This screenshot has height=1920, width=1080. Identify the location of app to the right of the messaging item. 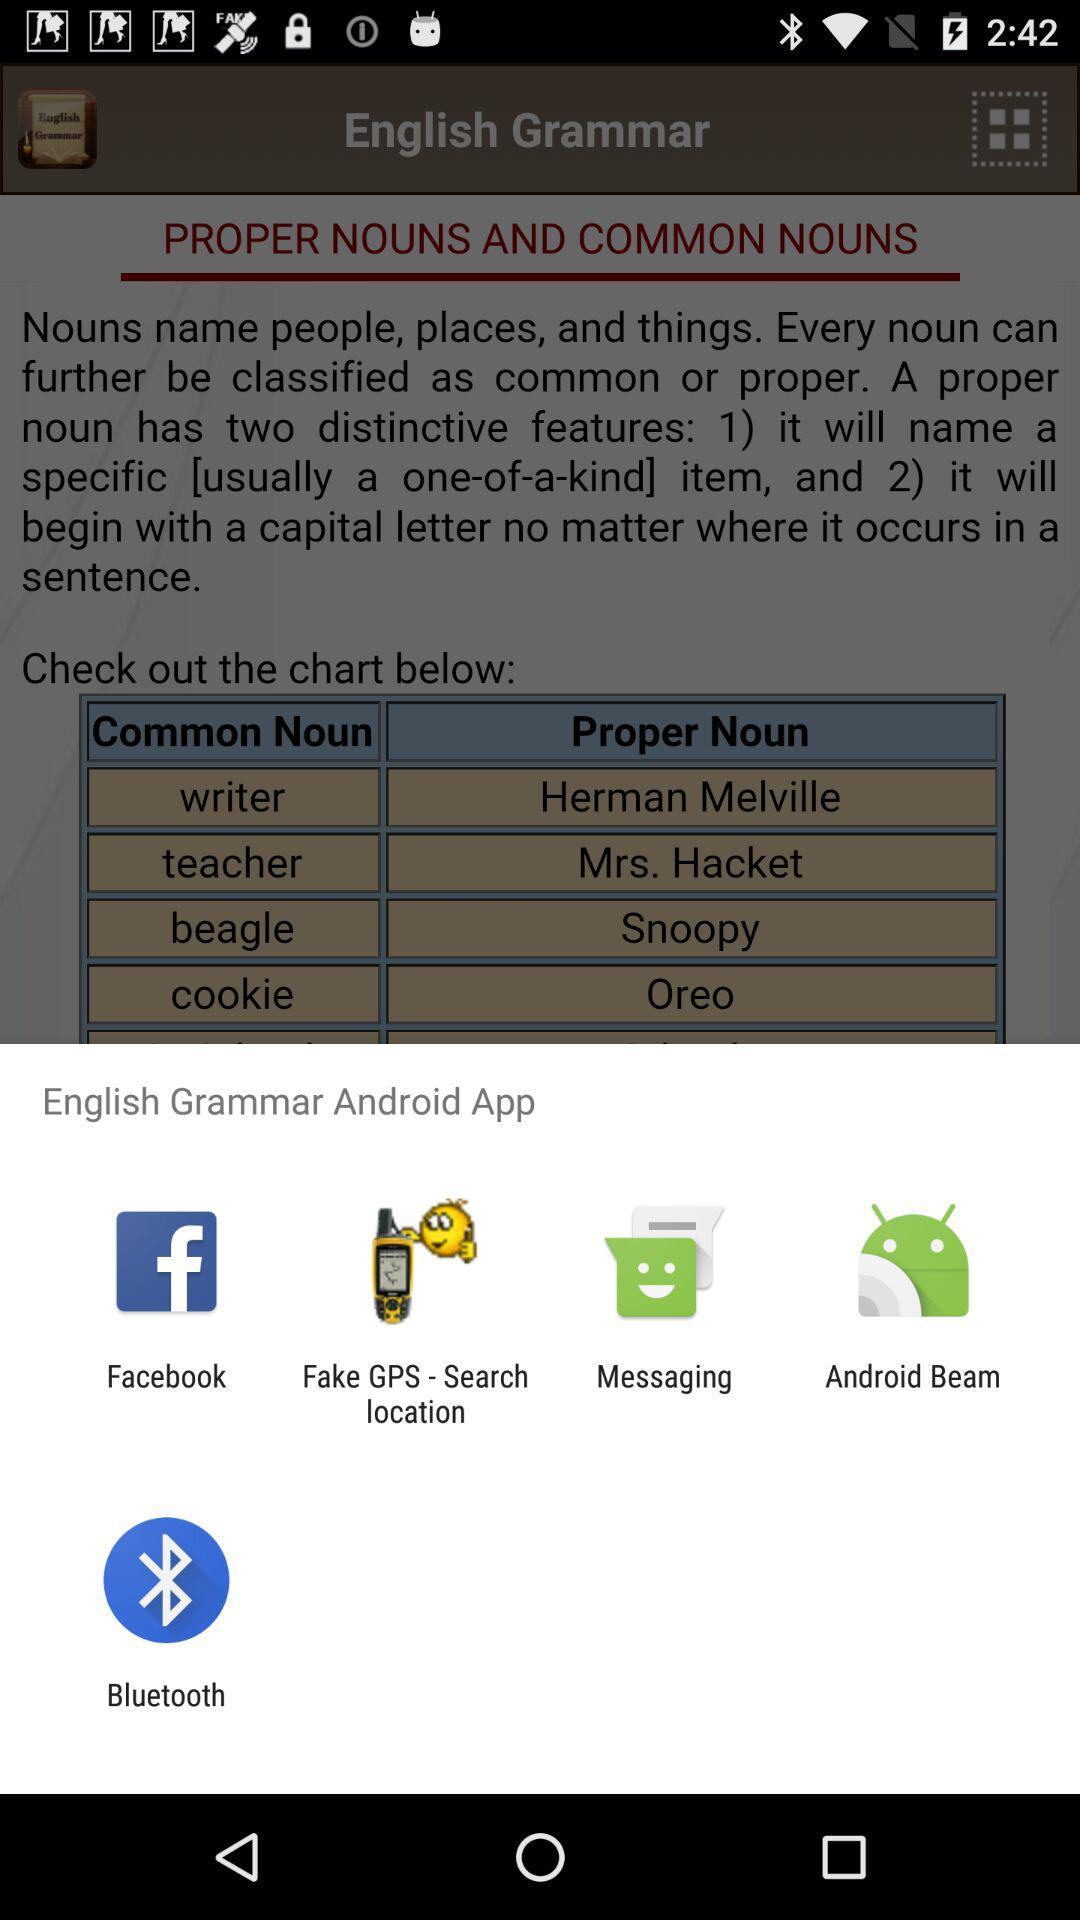
(913, 1392).